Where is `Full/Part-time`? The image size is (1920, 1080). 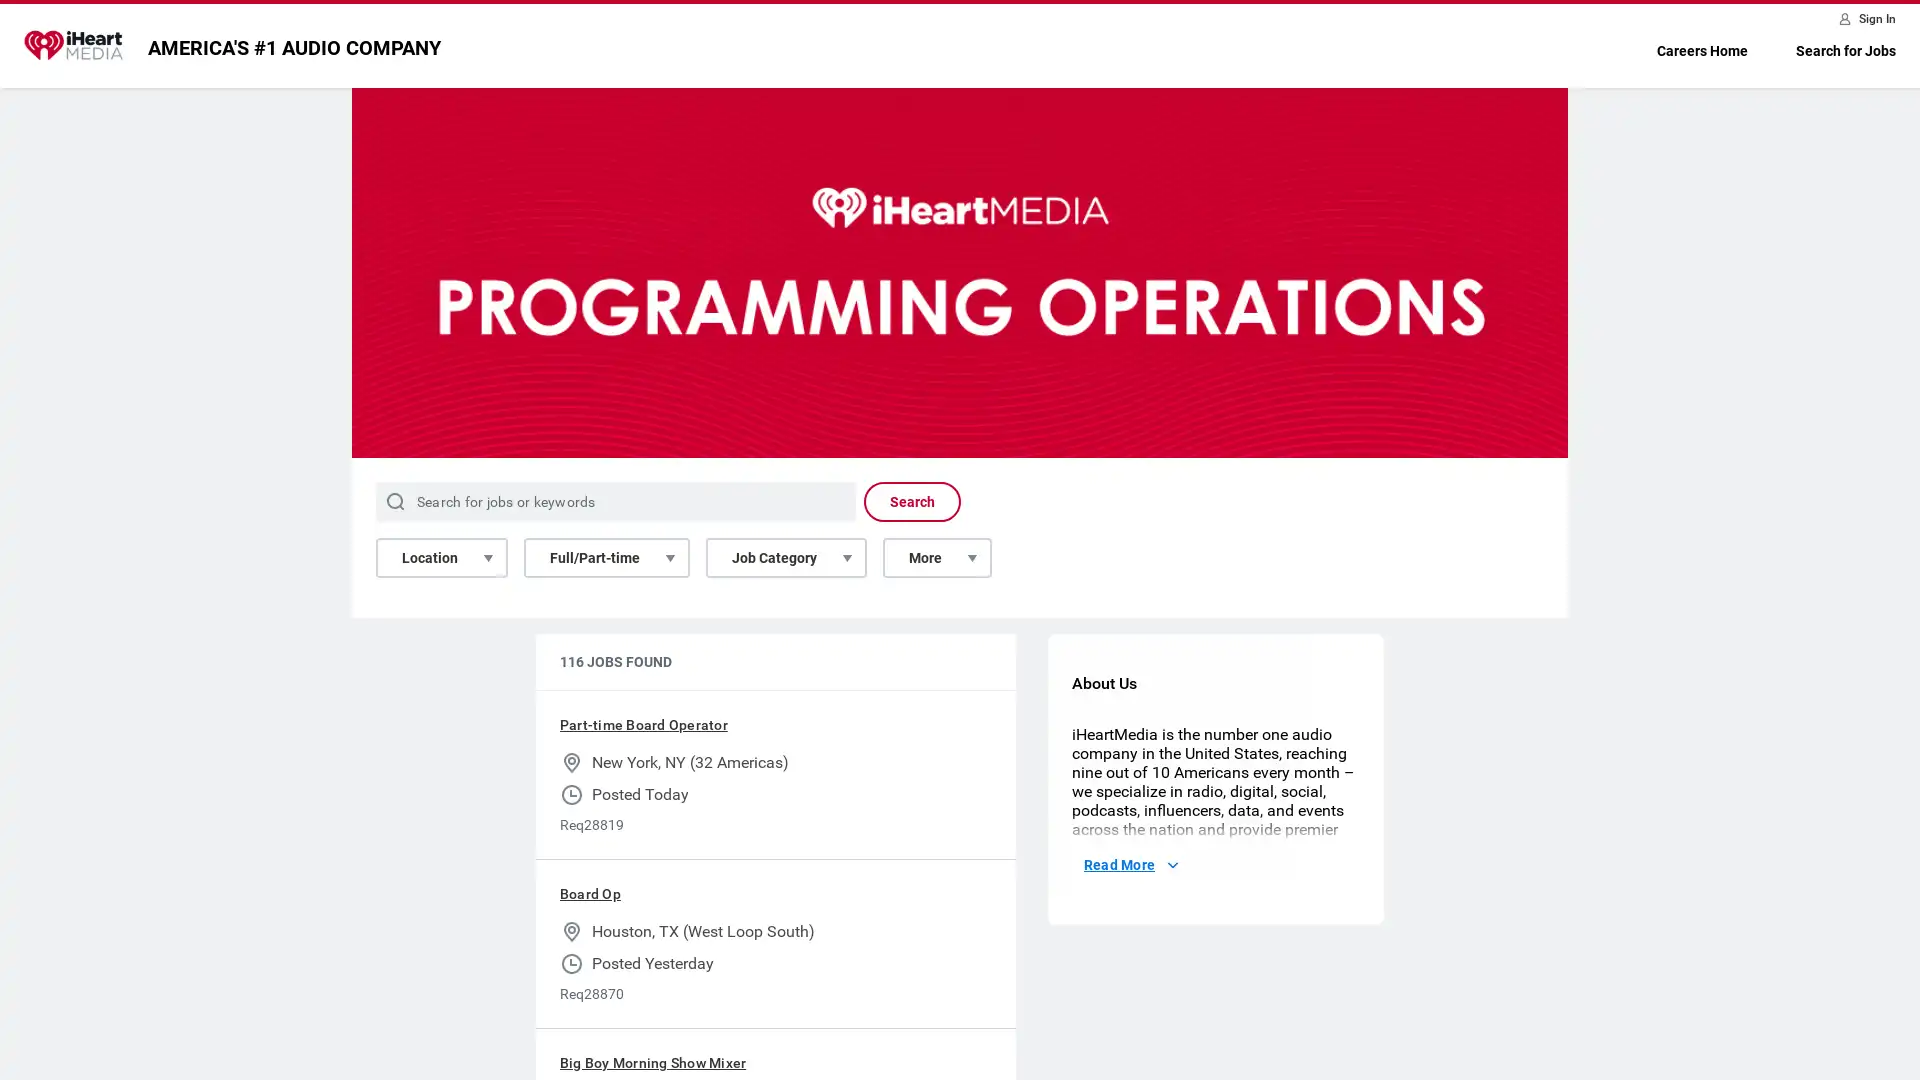 Full/Part-time is located at coordinates (605, 558).